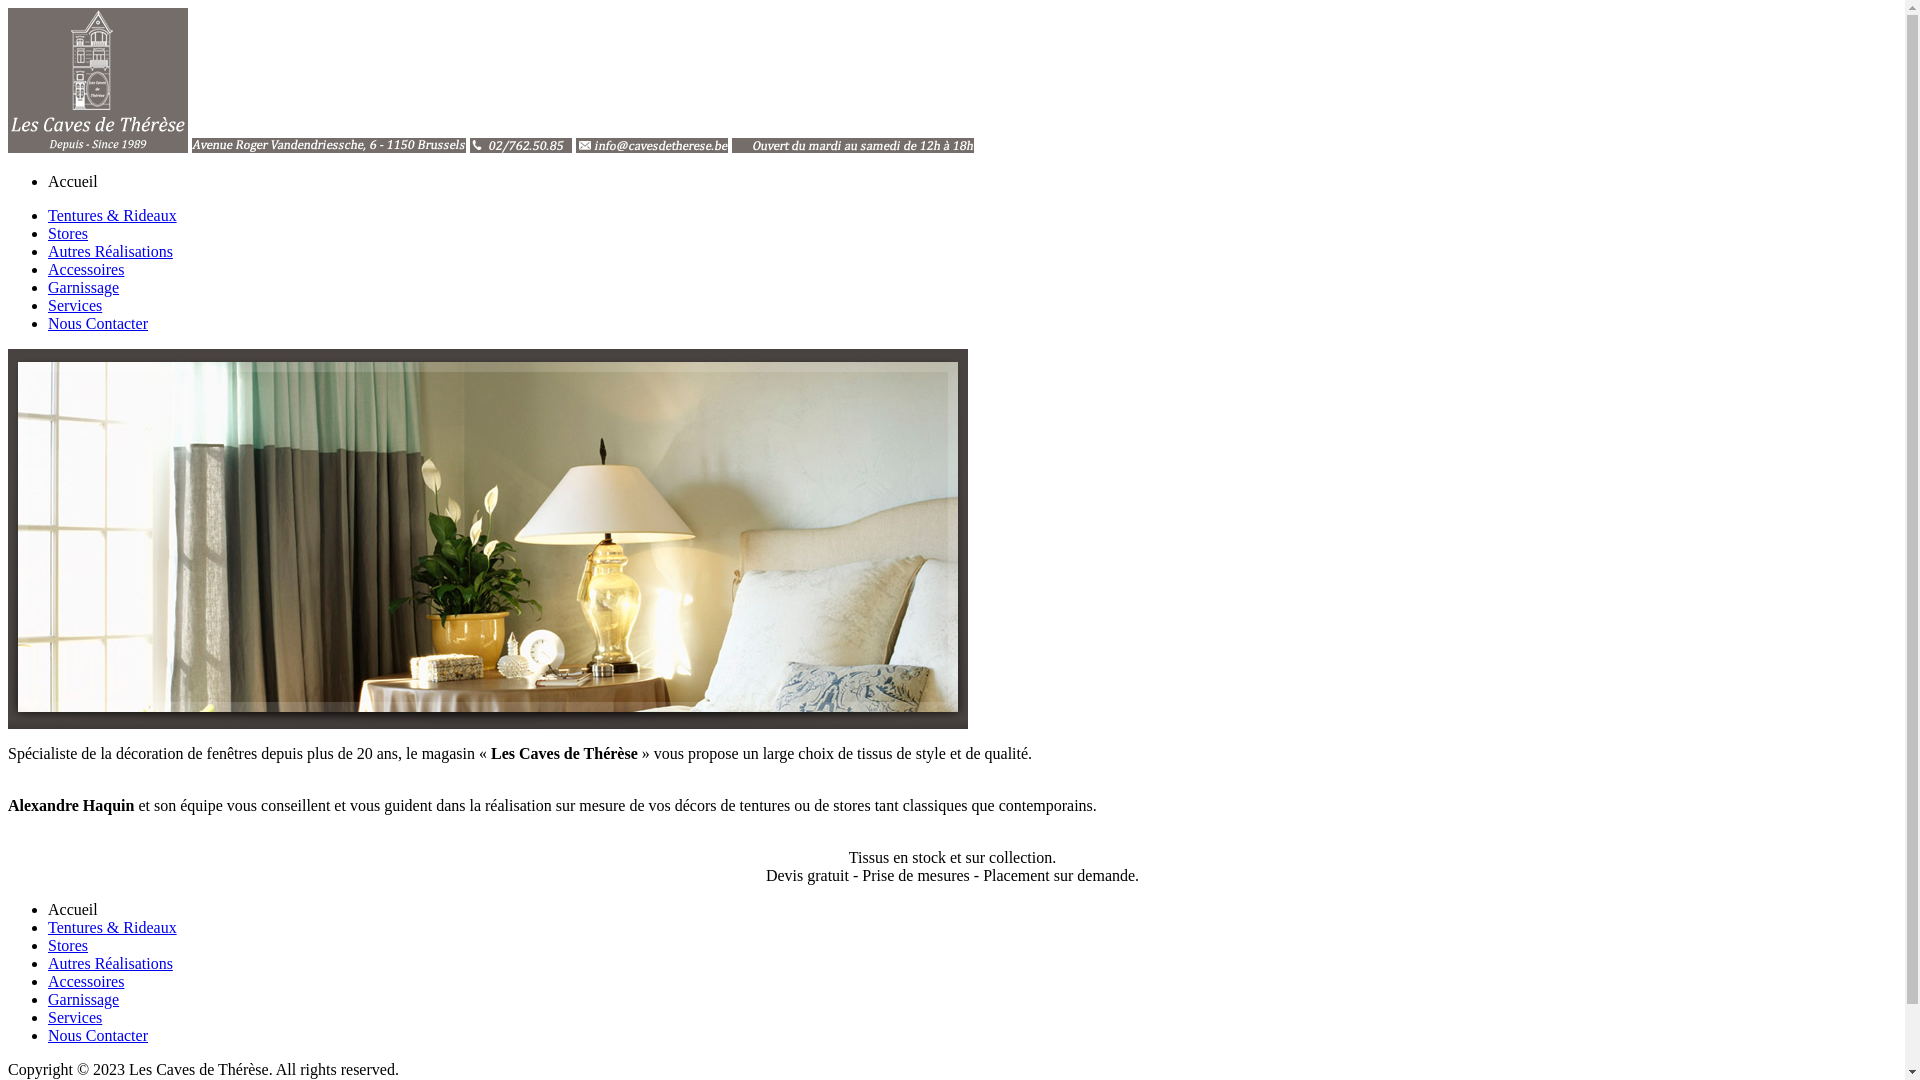 The image size is (1920, 1080). What do you see at coordinates (96, 322) in the screenshot?
I see `'Nous Contacter'` at bounding box center [96, 322].